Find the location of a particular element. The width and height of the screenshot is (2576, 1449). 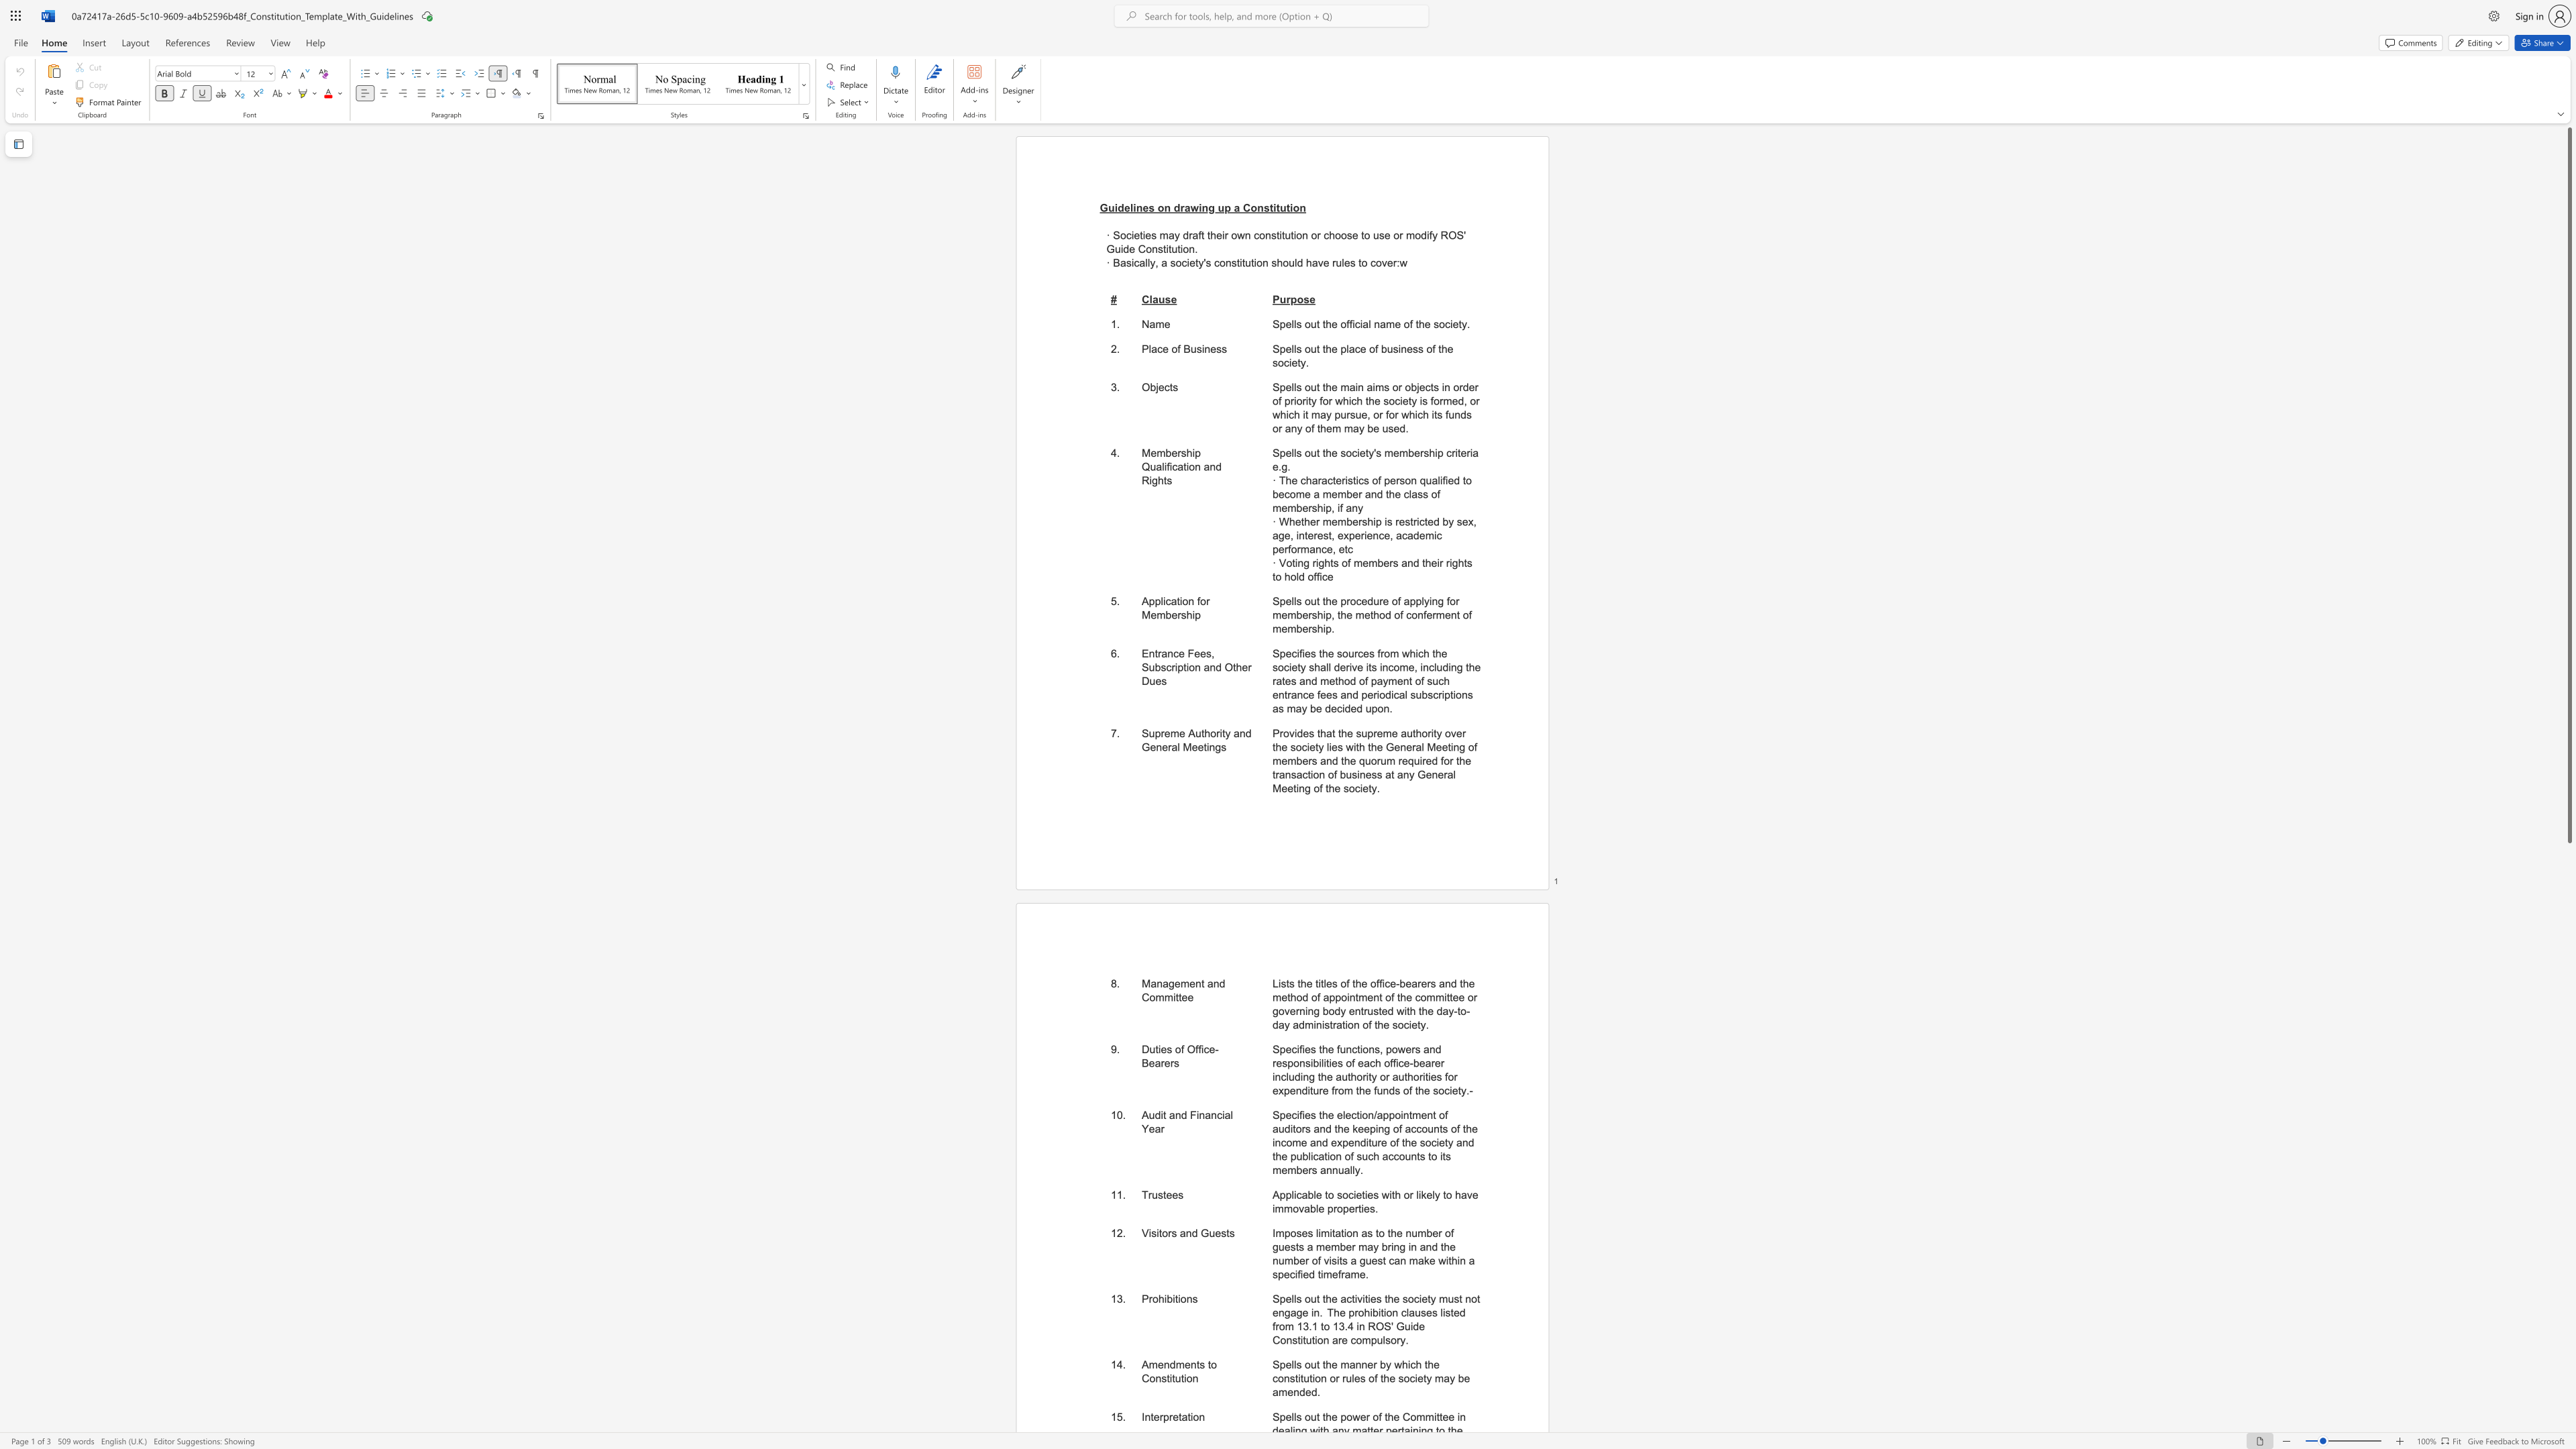

the scrollbar on the right to move the page downward is located at coordinates (2568, 1005).